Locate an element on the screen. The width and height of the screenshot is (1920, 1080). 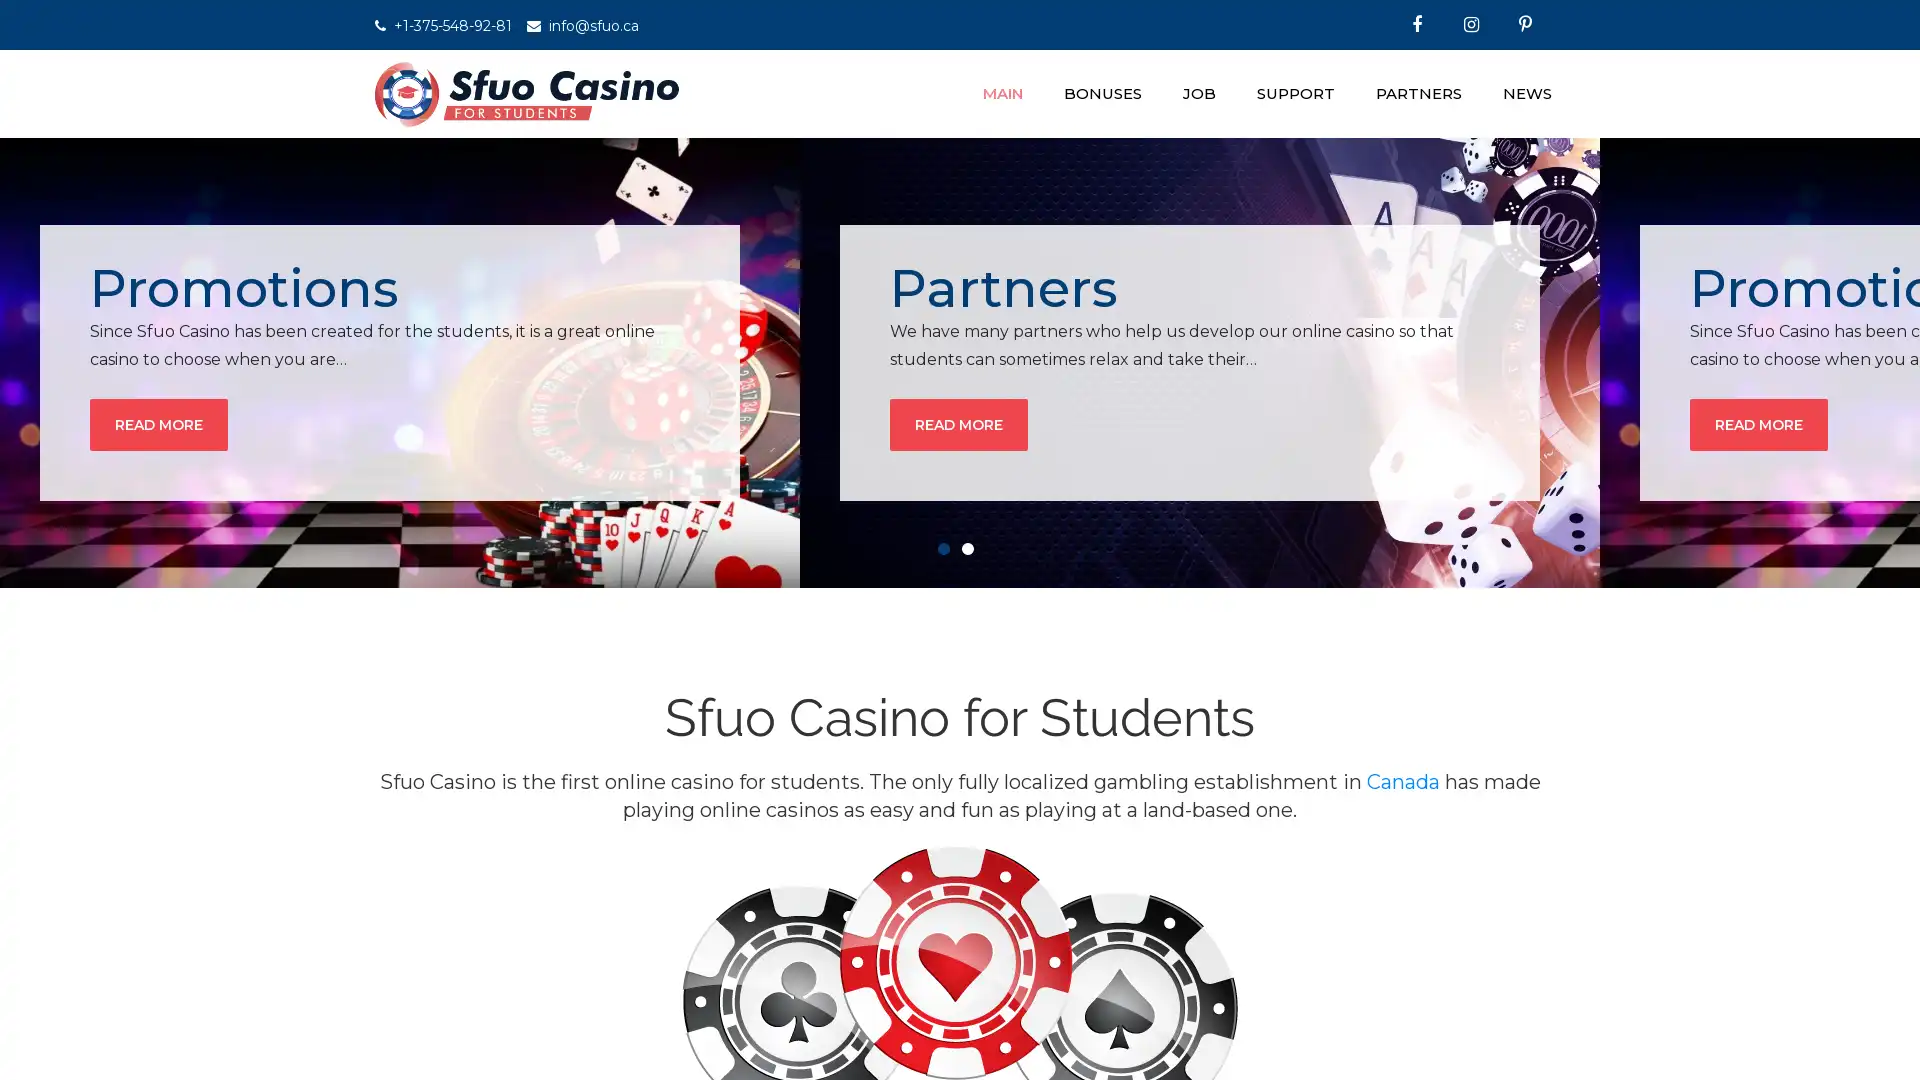
1 is located at coordinates (947, 552).